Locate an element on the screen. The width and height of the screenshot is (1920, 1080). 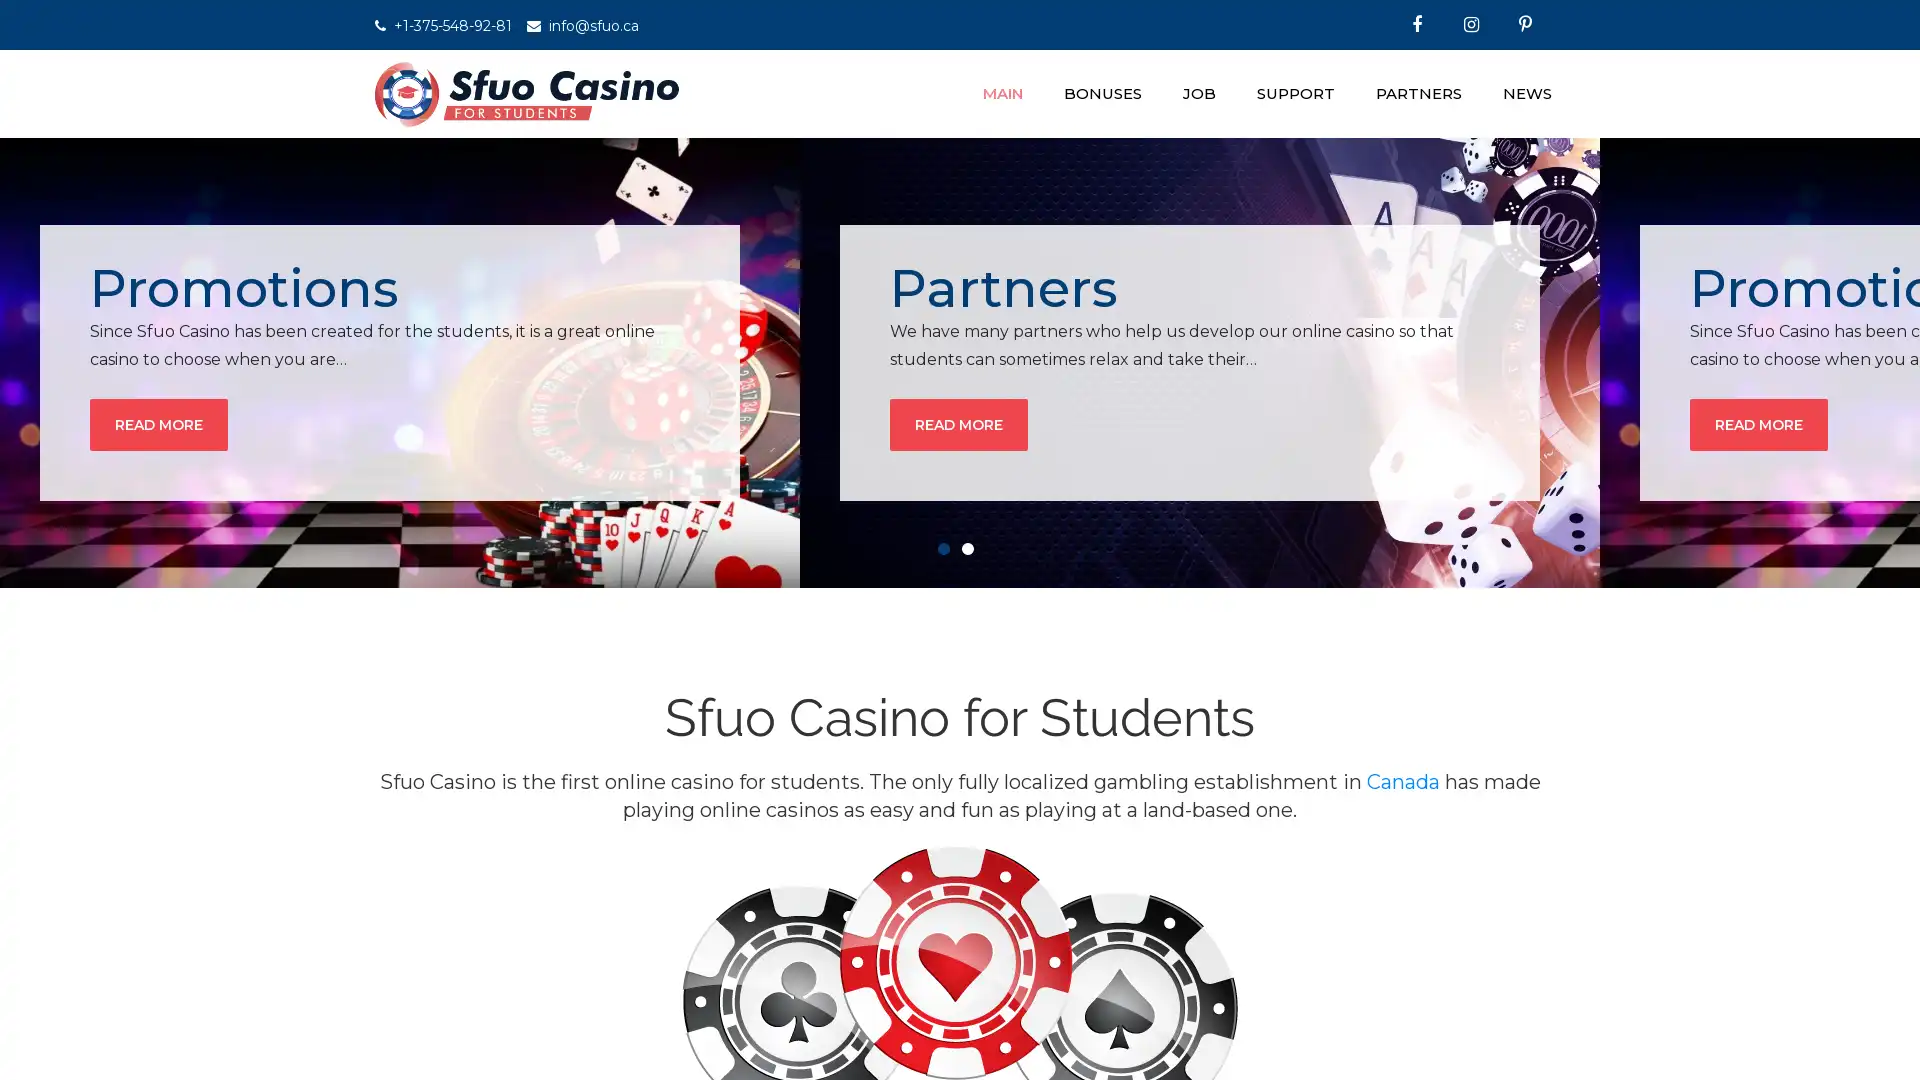
1 is located at coordinates (947, 552).